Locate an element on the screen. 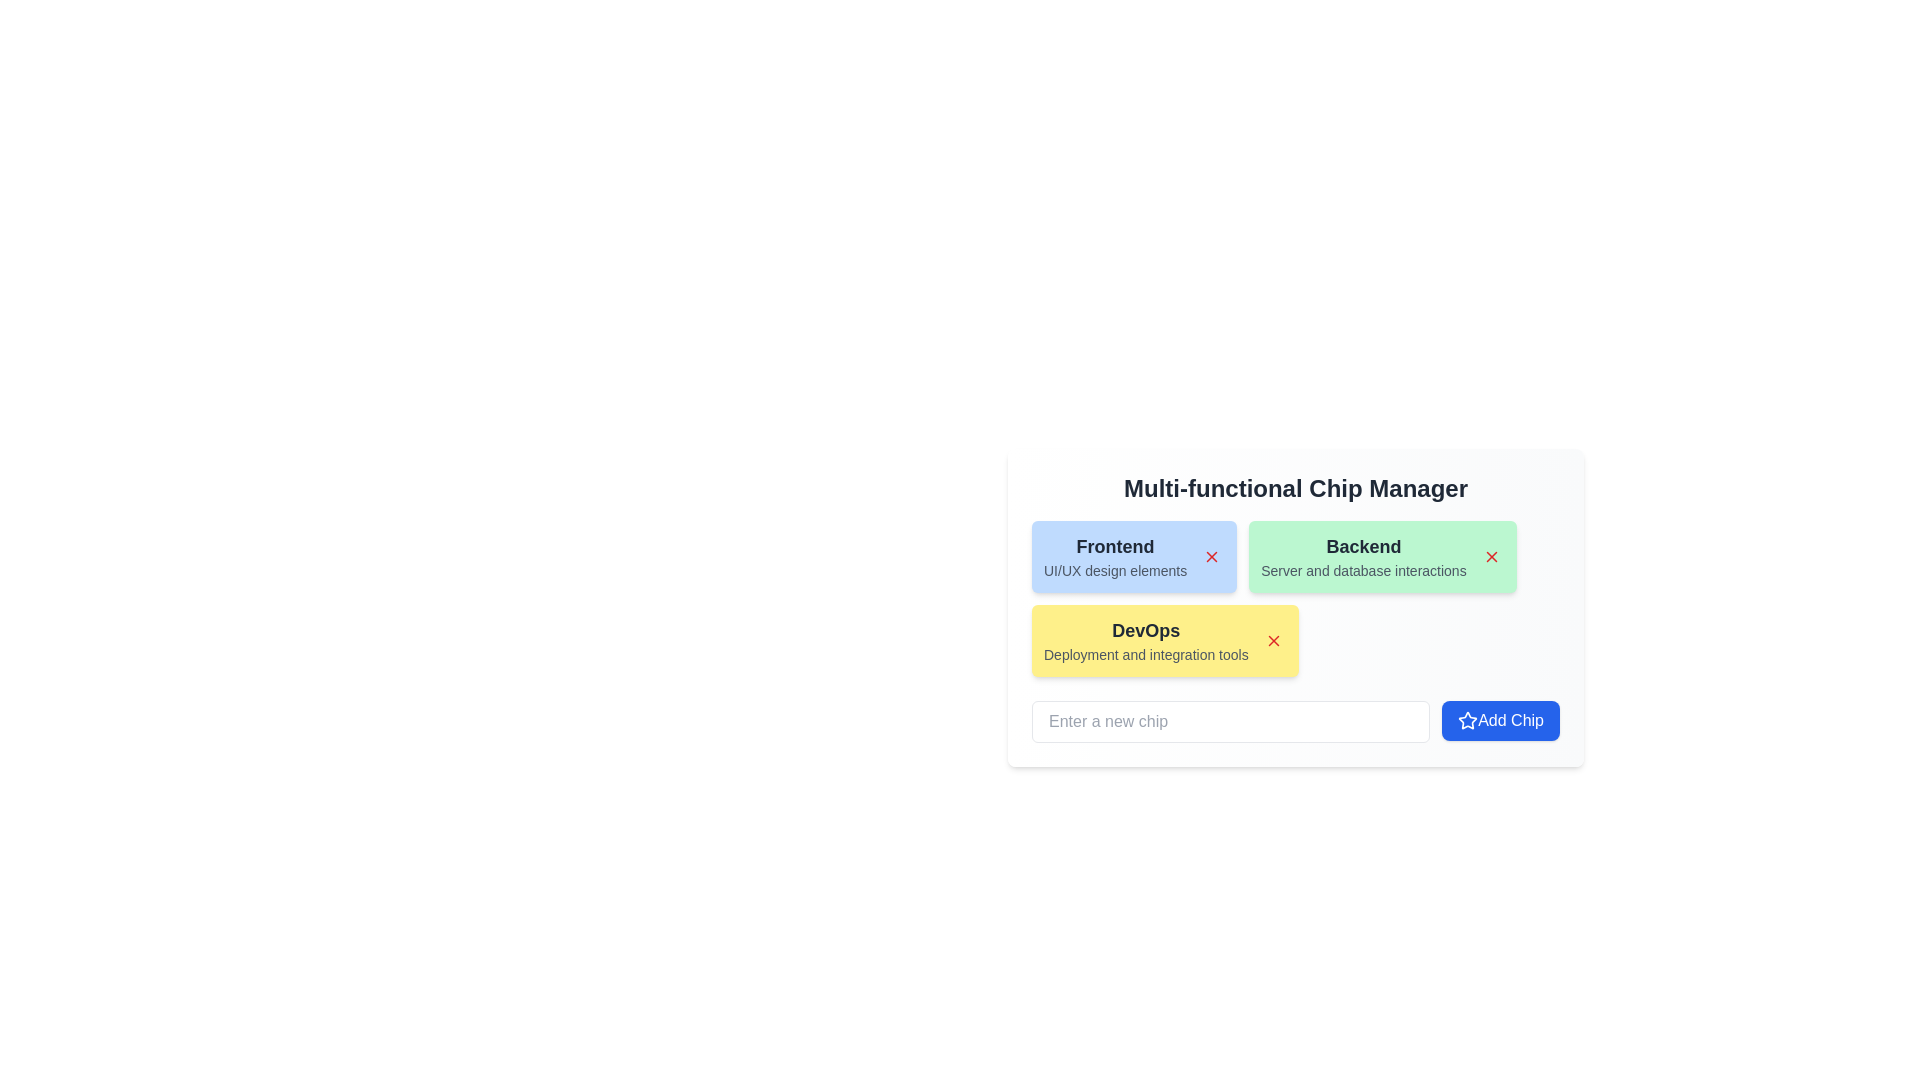  the star-shaped icon located to the left of the 'Add Chip' text within the blue button in the bottom-right corner of the interface is located at coordinates (1468, 721).